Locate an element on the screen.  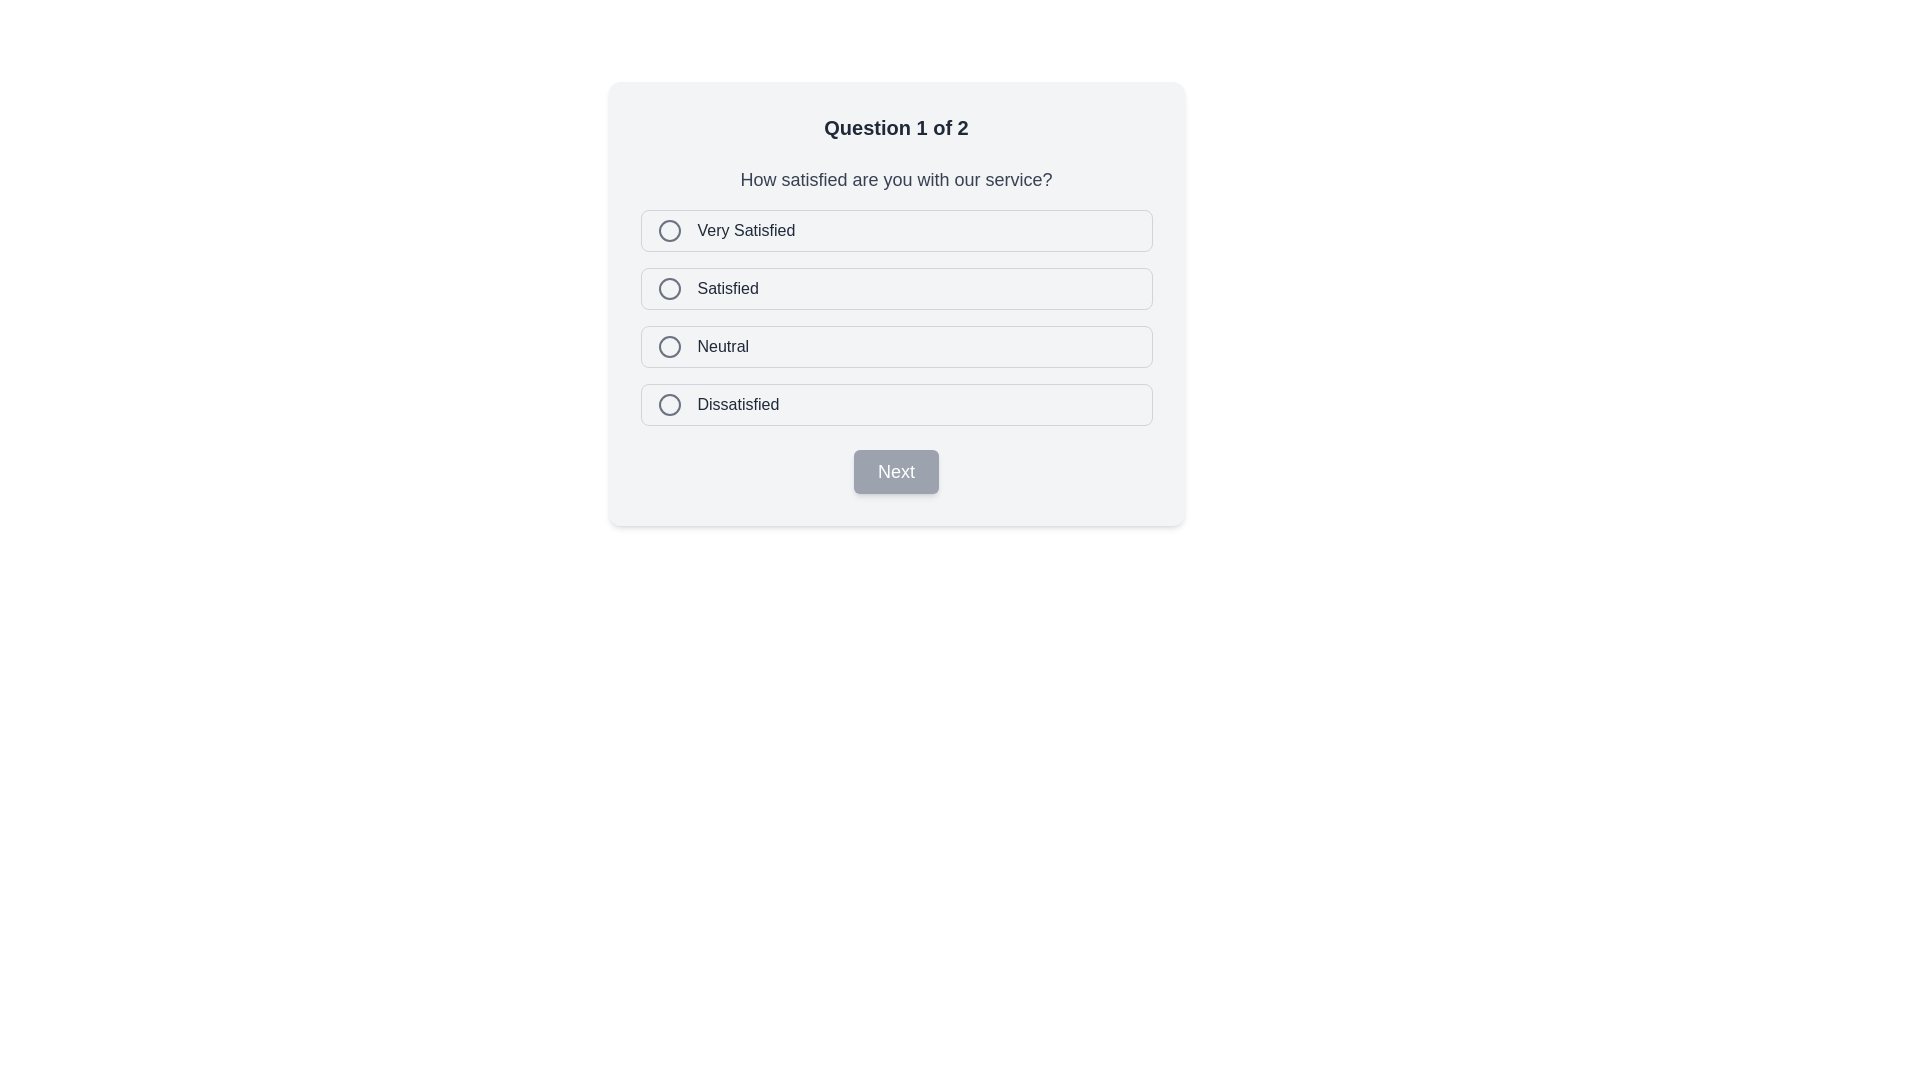
the text label indicating the lowest satisfaction level option ('Dissatisfied') for the survey question, located to the right of the circular radio button in the last row of the satisfaction levels list is located at coordinates (737, 405).